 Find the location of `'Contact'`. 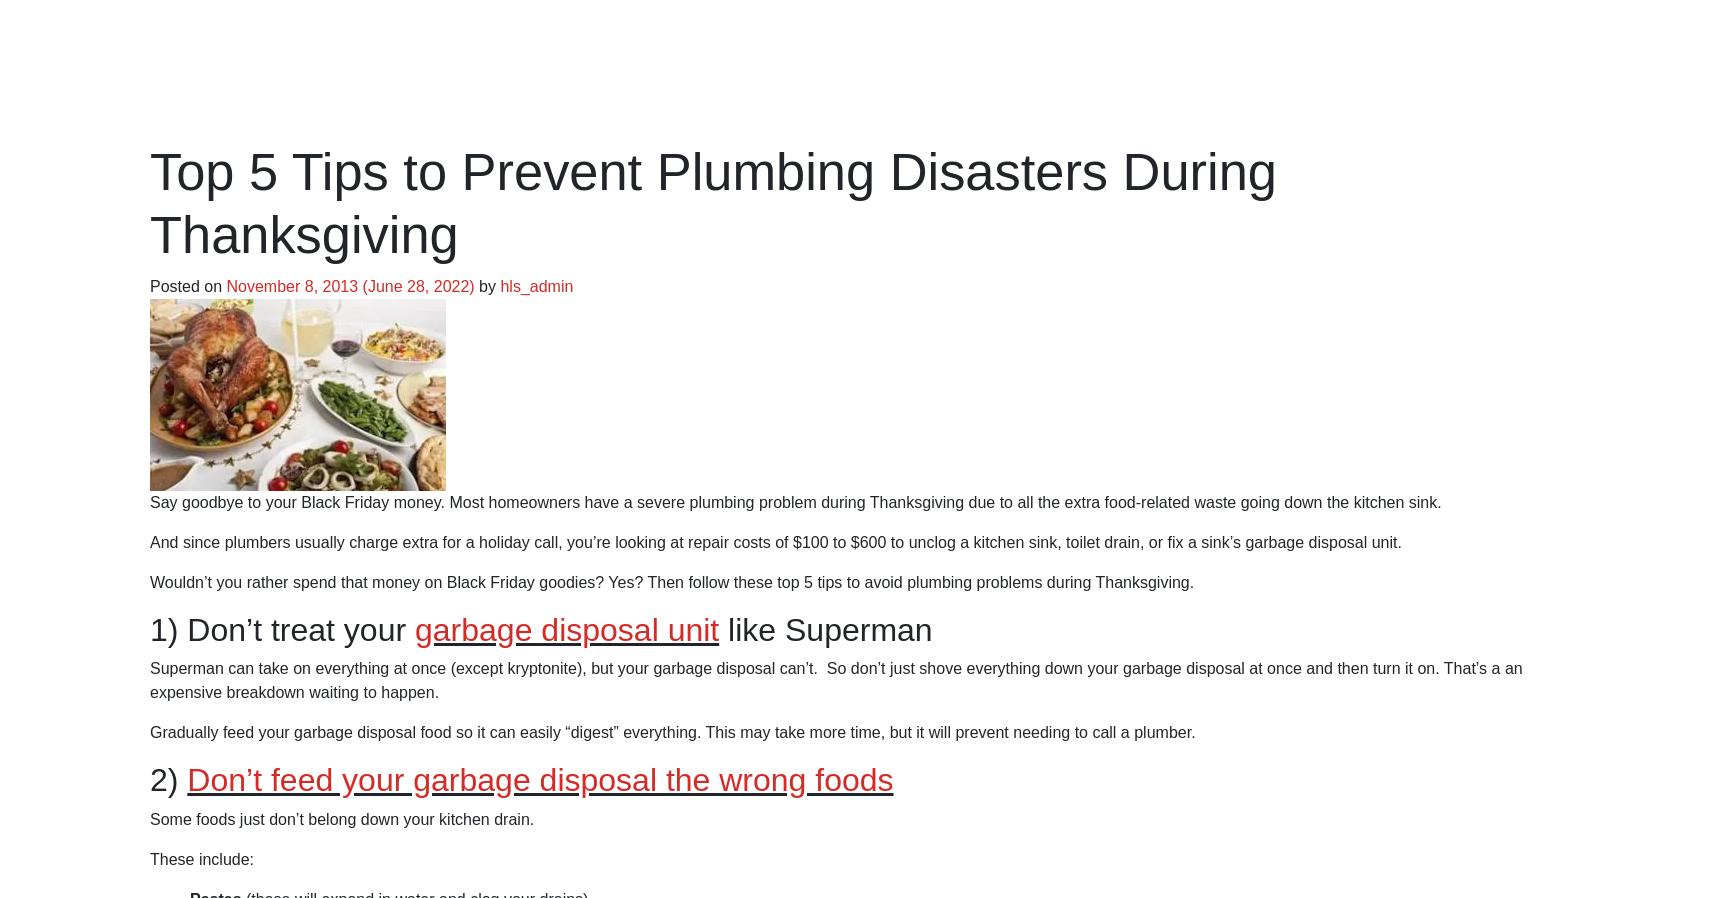

'Contact' is located at coordinates (1279, 94).